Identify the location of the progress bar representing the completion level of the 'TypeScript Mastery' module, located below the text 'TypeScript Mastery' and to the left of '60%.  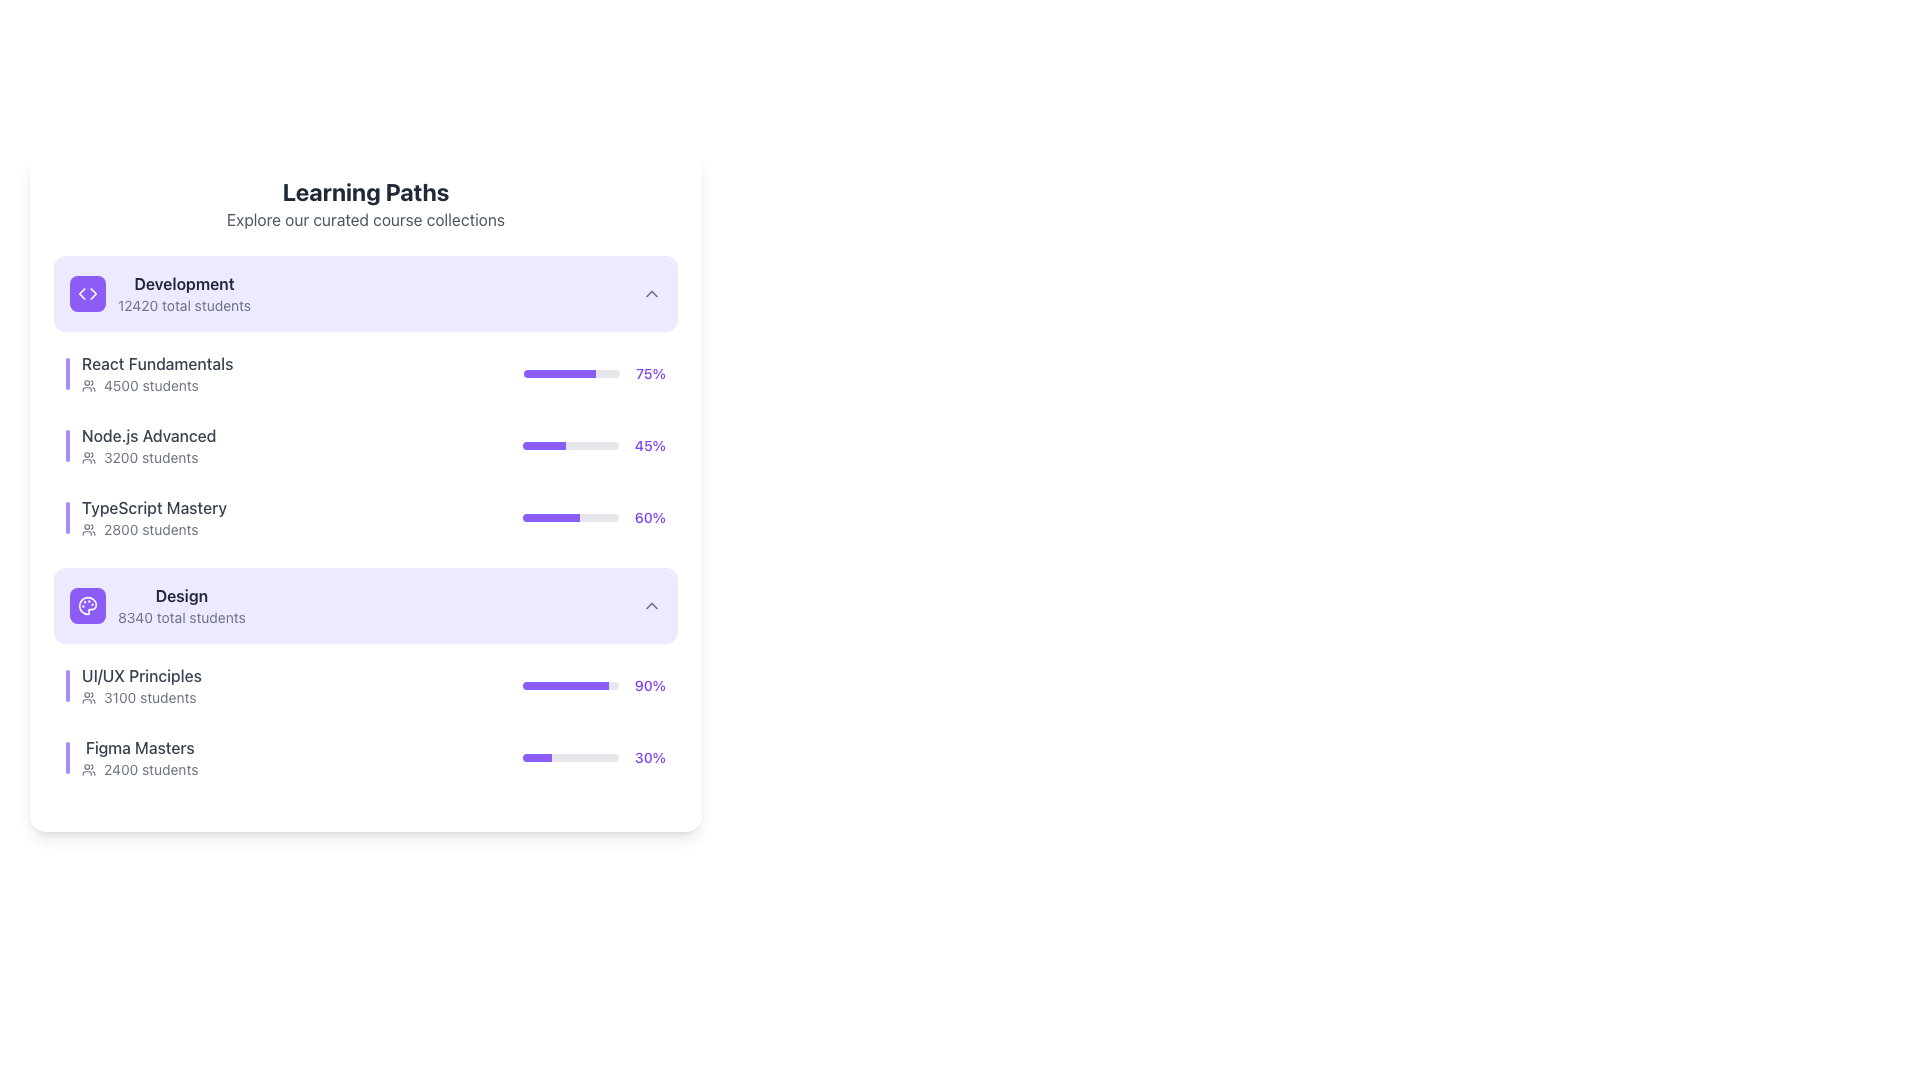
(569, 516).